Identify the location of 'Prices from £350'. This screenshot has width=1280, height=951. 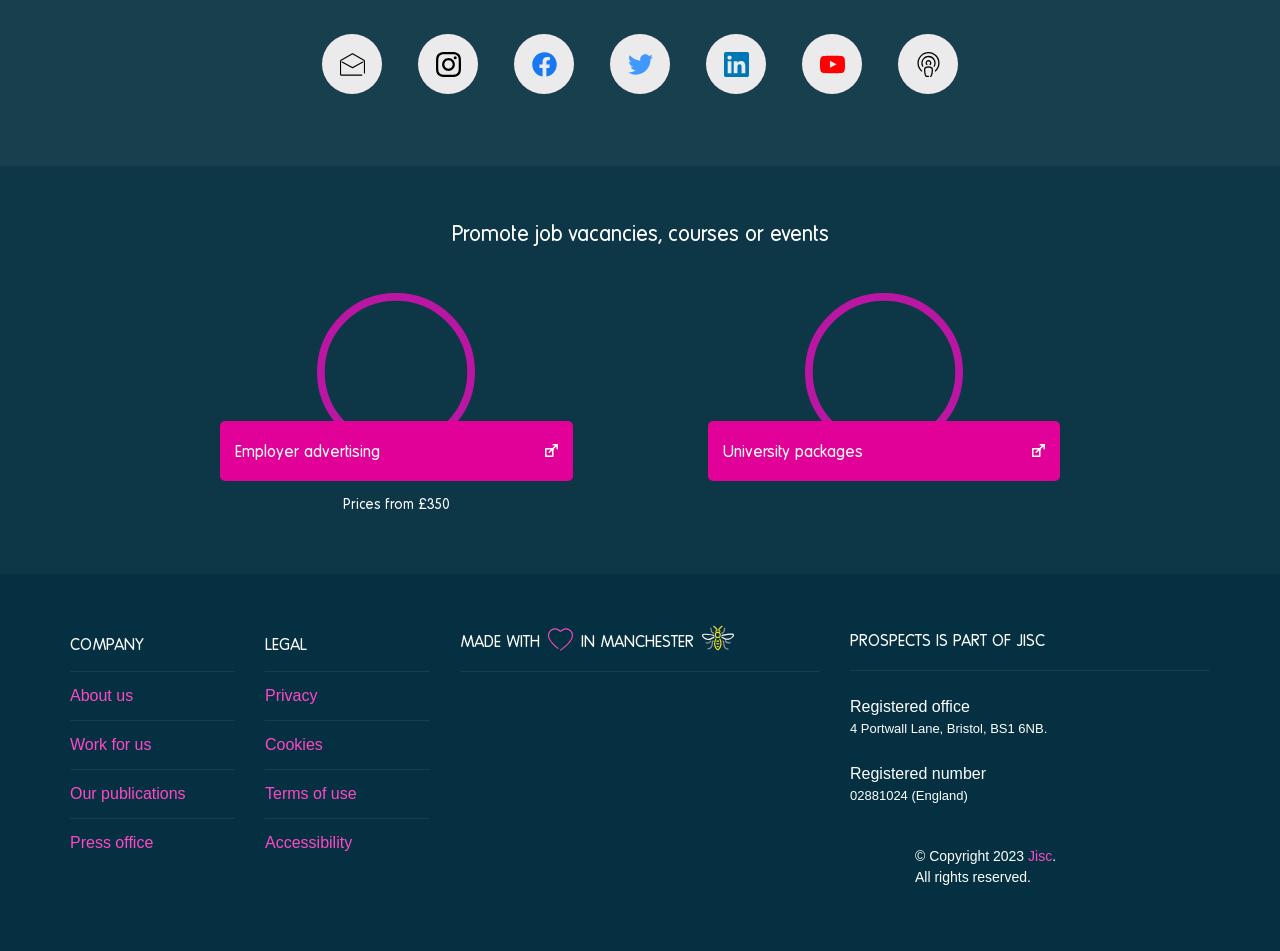
(395, 501).